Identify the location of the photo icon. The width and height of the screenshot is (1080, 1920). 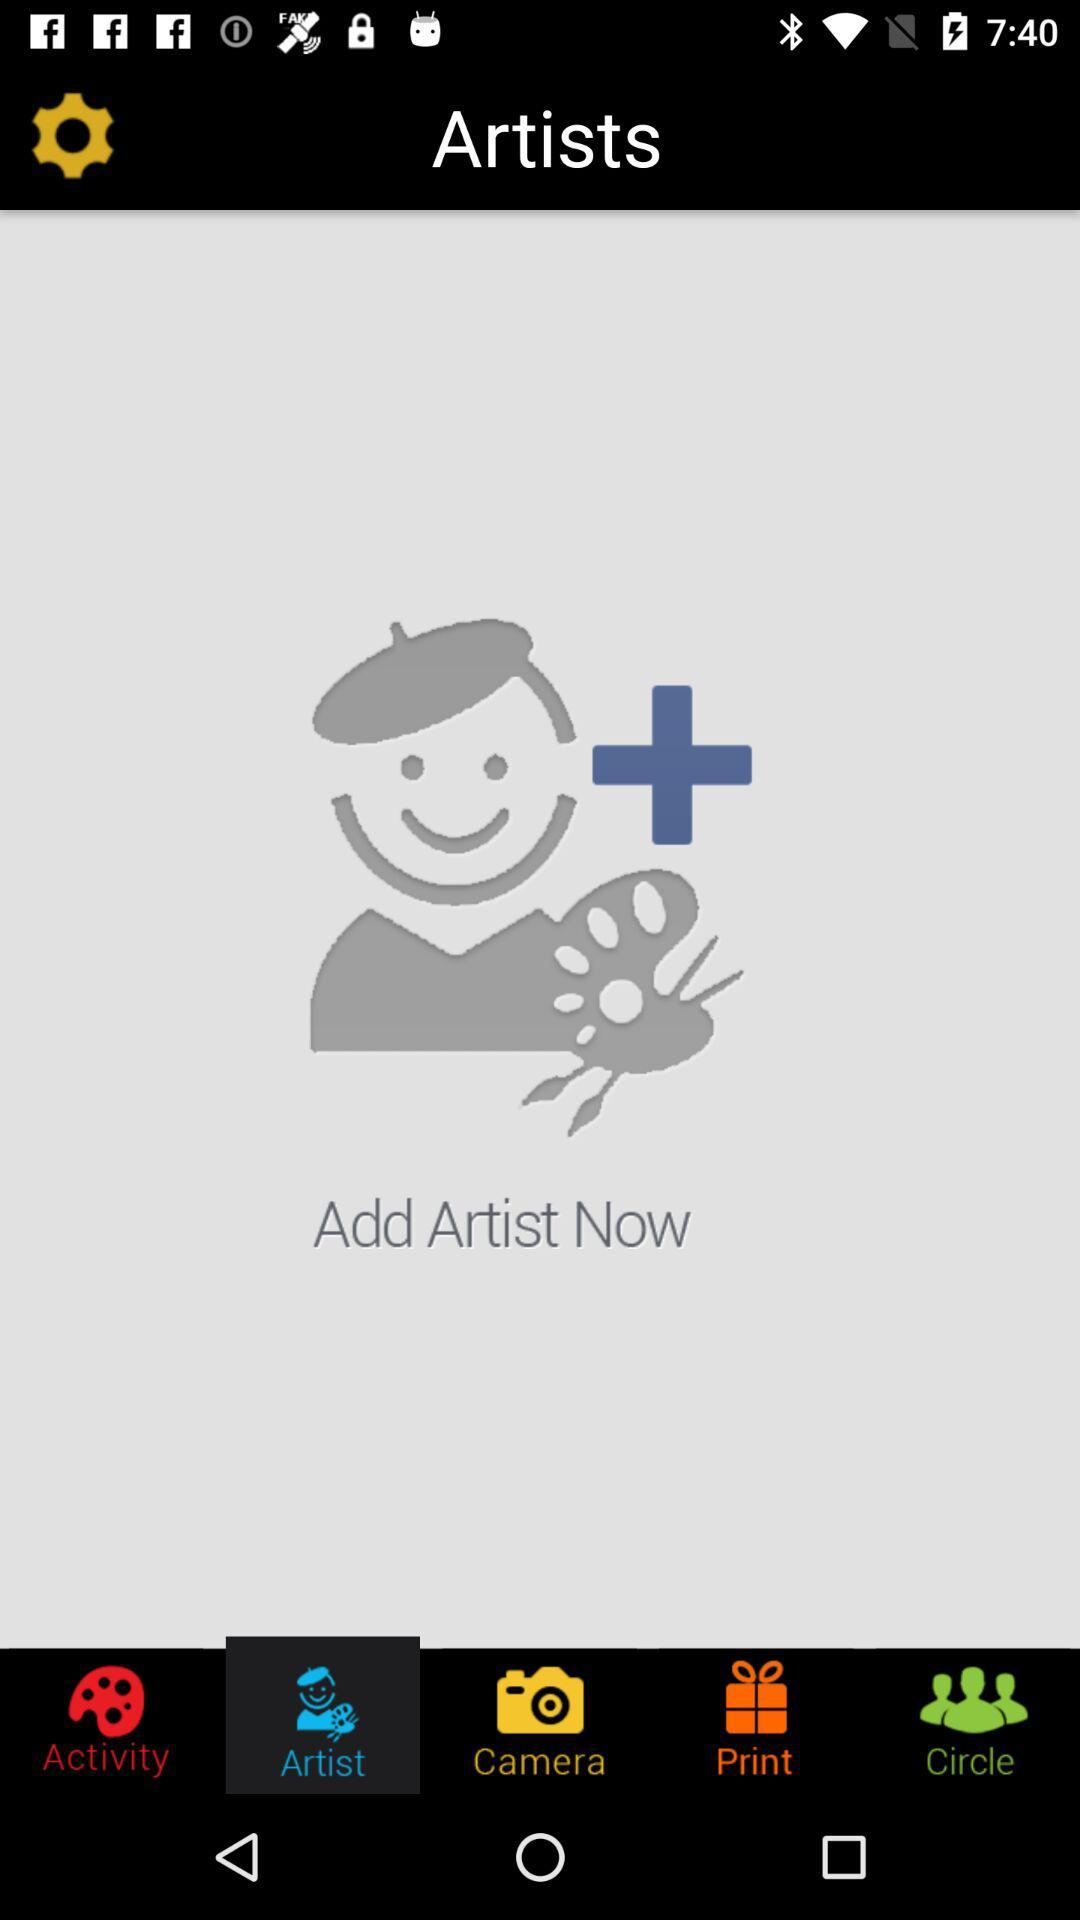
(538, 1714).